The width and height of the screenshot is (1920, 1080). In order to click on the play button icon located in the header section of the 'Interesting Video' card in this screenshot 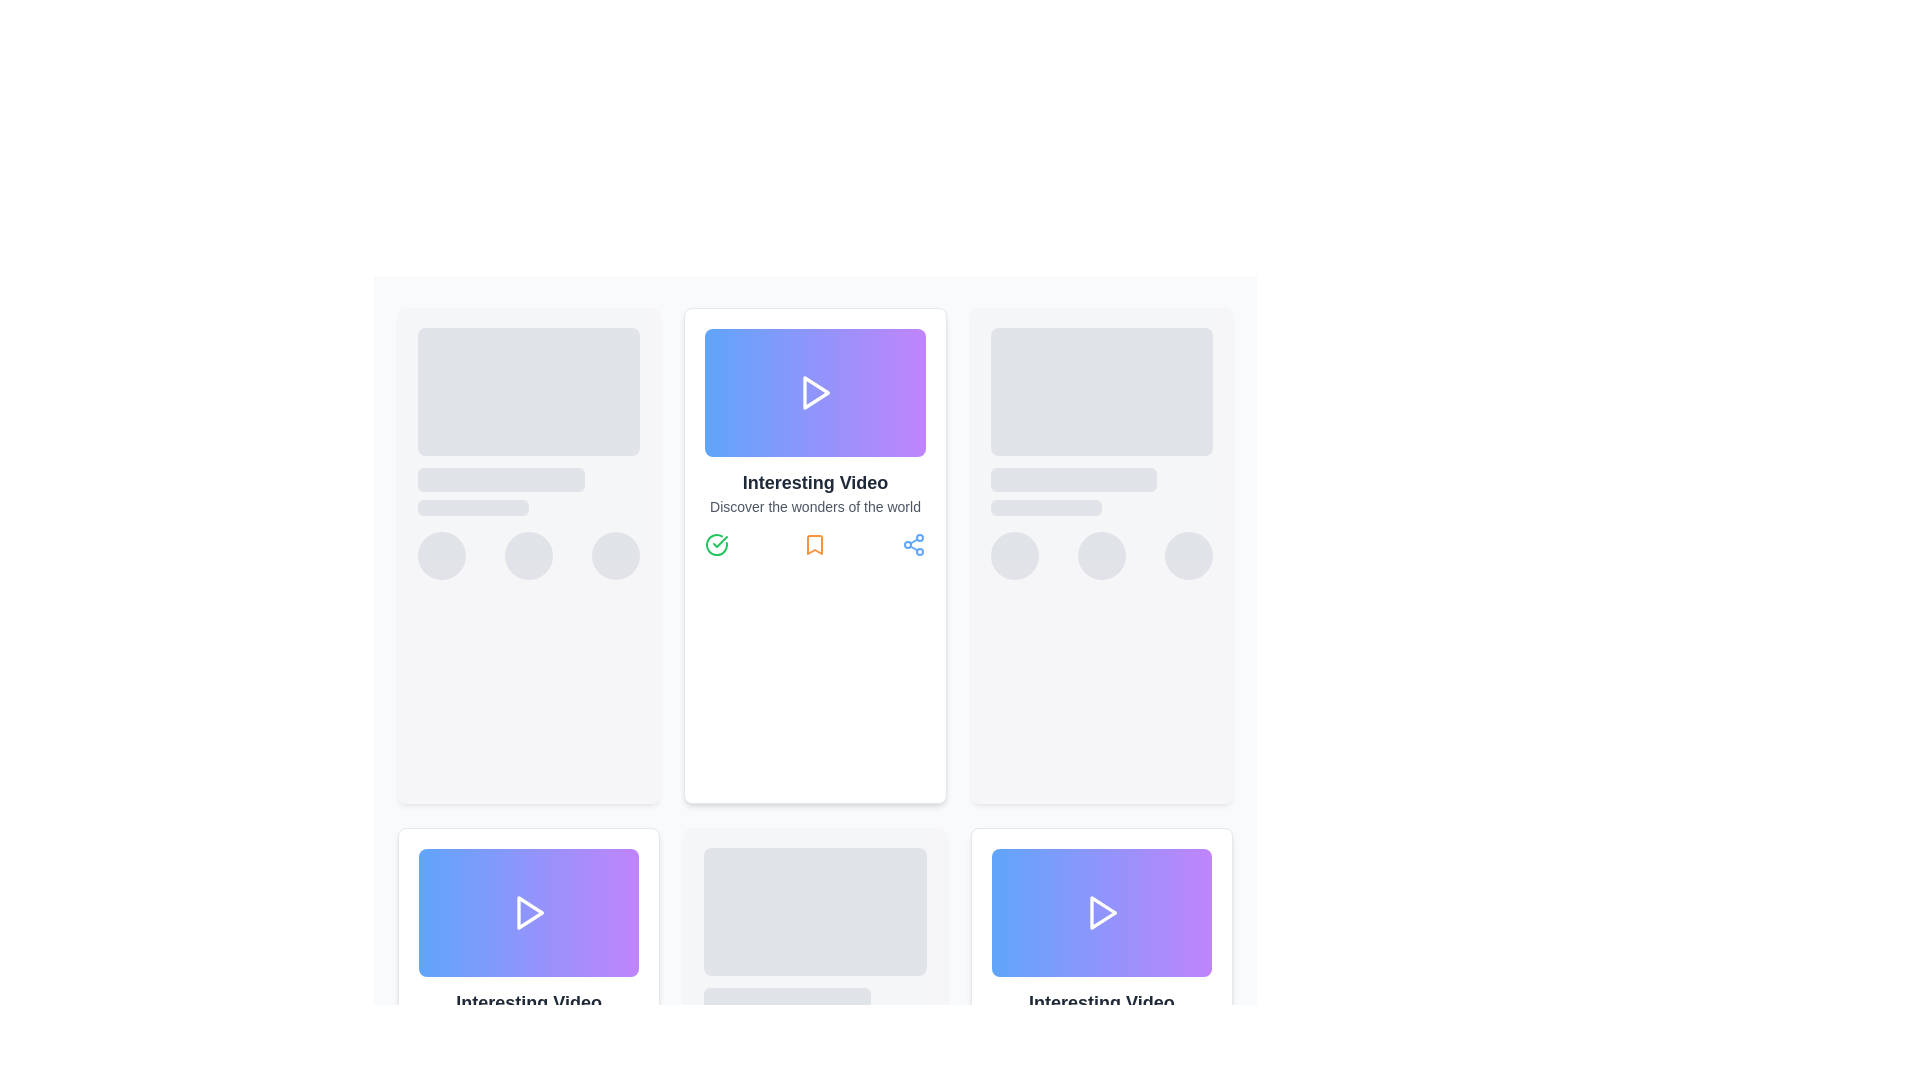, I will do `click(817, 393)`.